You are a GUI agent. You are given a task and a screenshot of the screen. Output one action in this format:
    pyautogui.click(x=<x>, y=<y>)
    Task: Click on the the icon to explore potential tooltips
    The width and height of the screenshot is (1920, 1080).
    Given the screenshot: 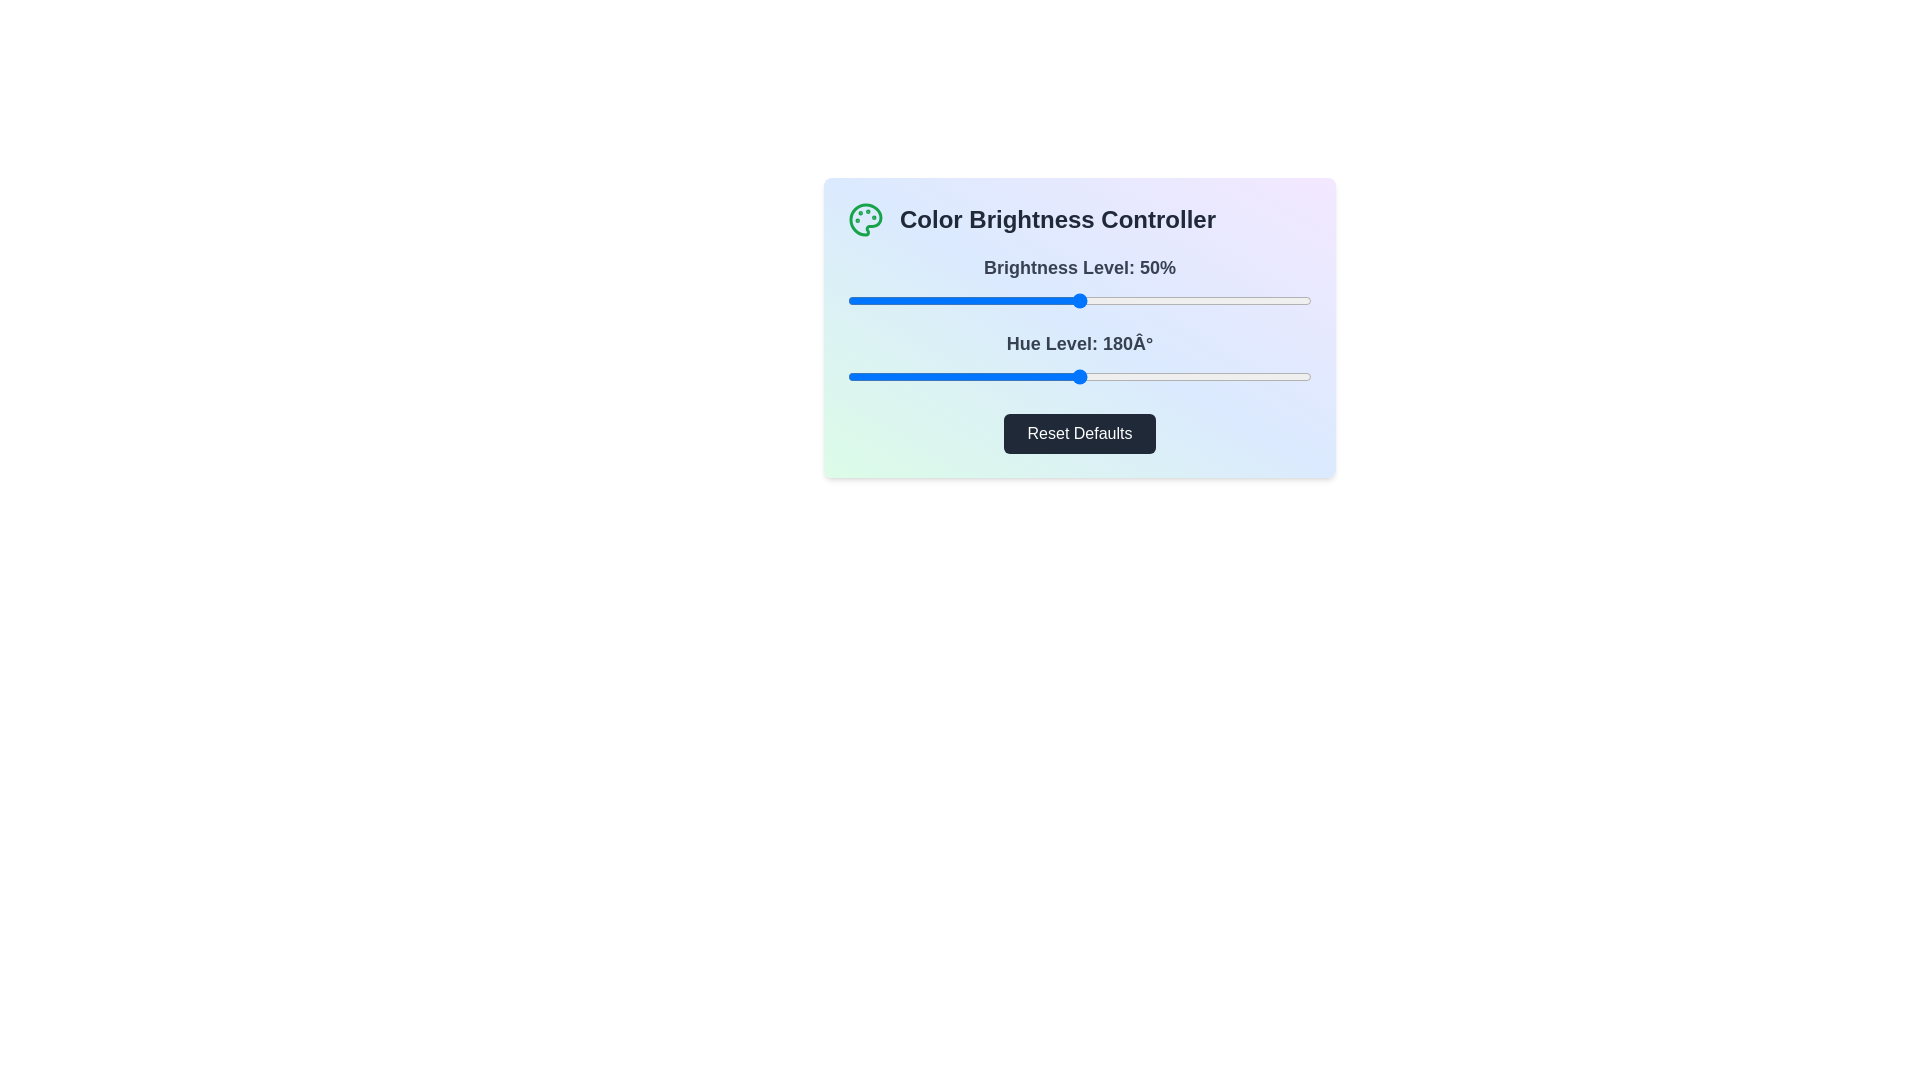 What is the action you would take?
    pyautogui.click(x=865, y=219)
    